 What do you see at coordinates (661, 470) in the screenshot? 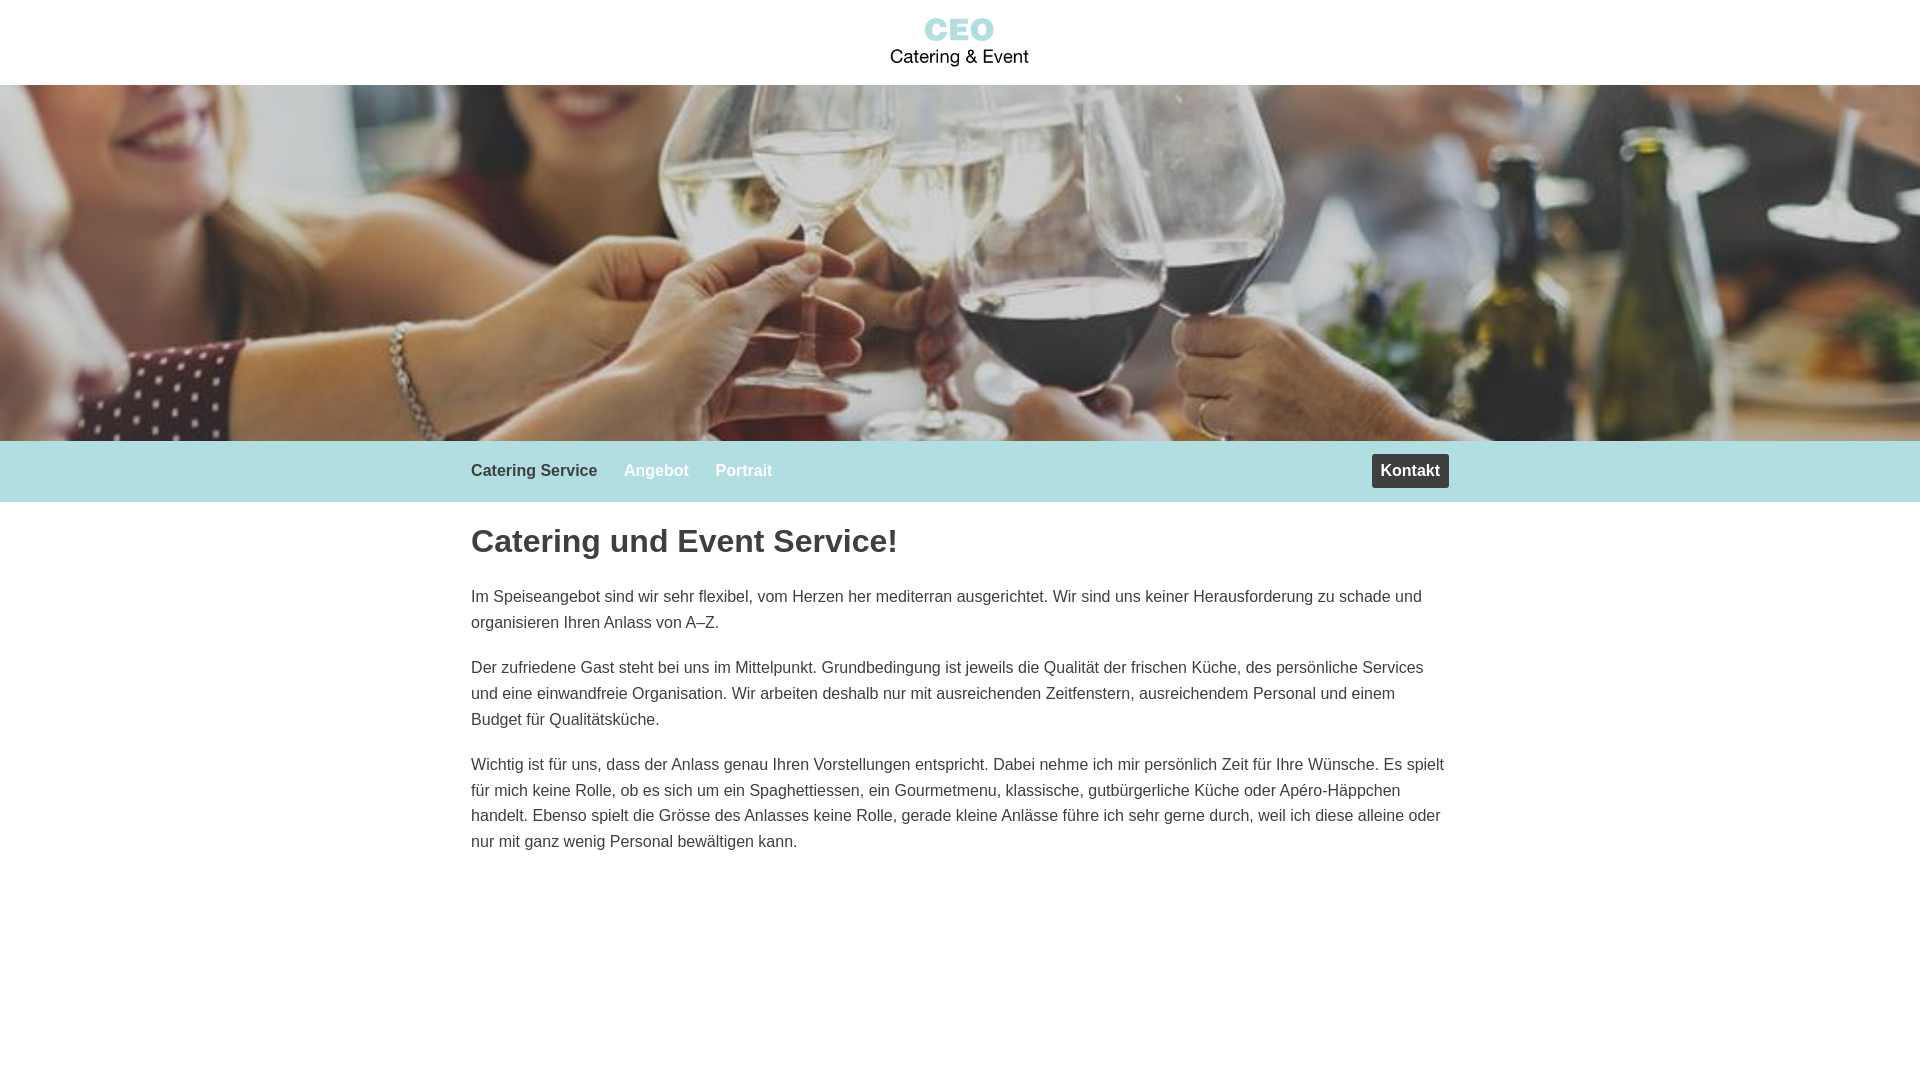
I see `'Angebot'` at bounding box center [661, 470].